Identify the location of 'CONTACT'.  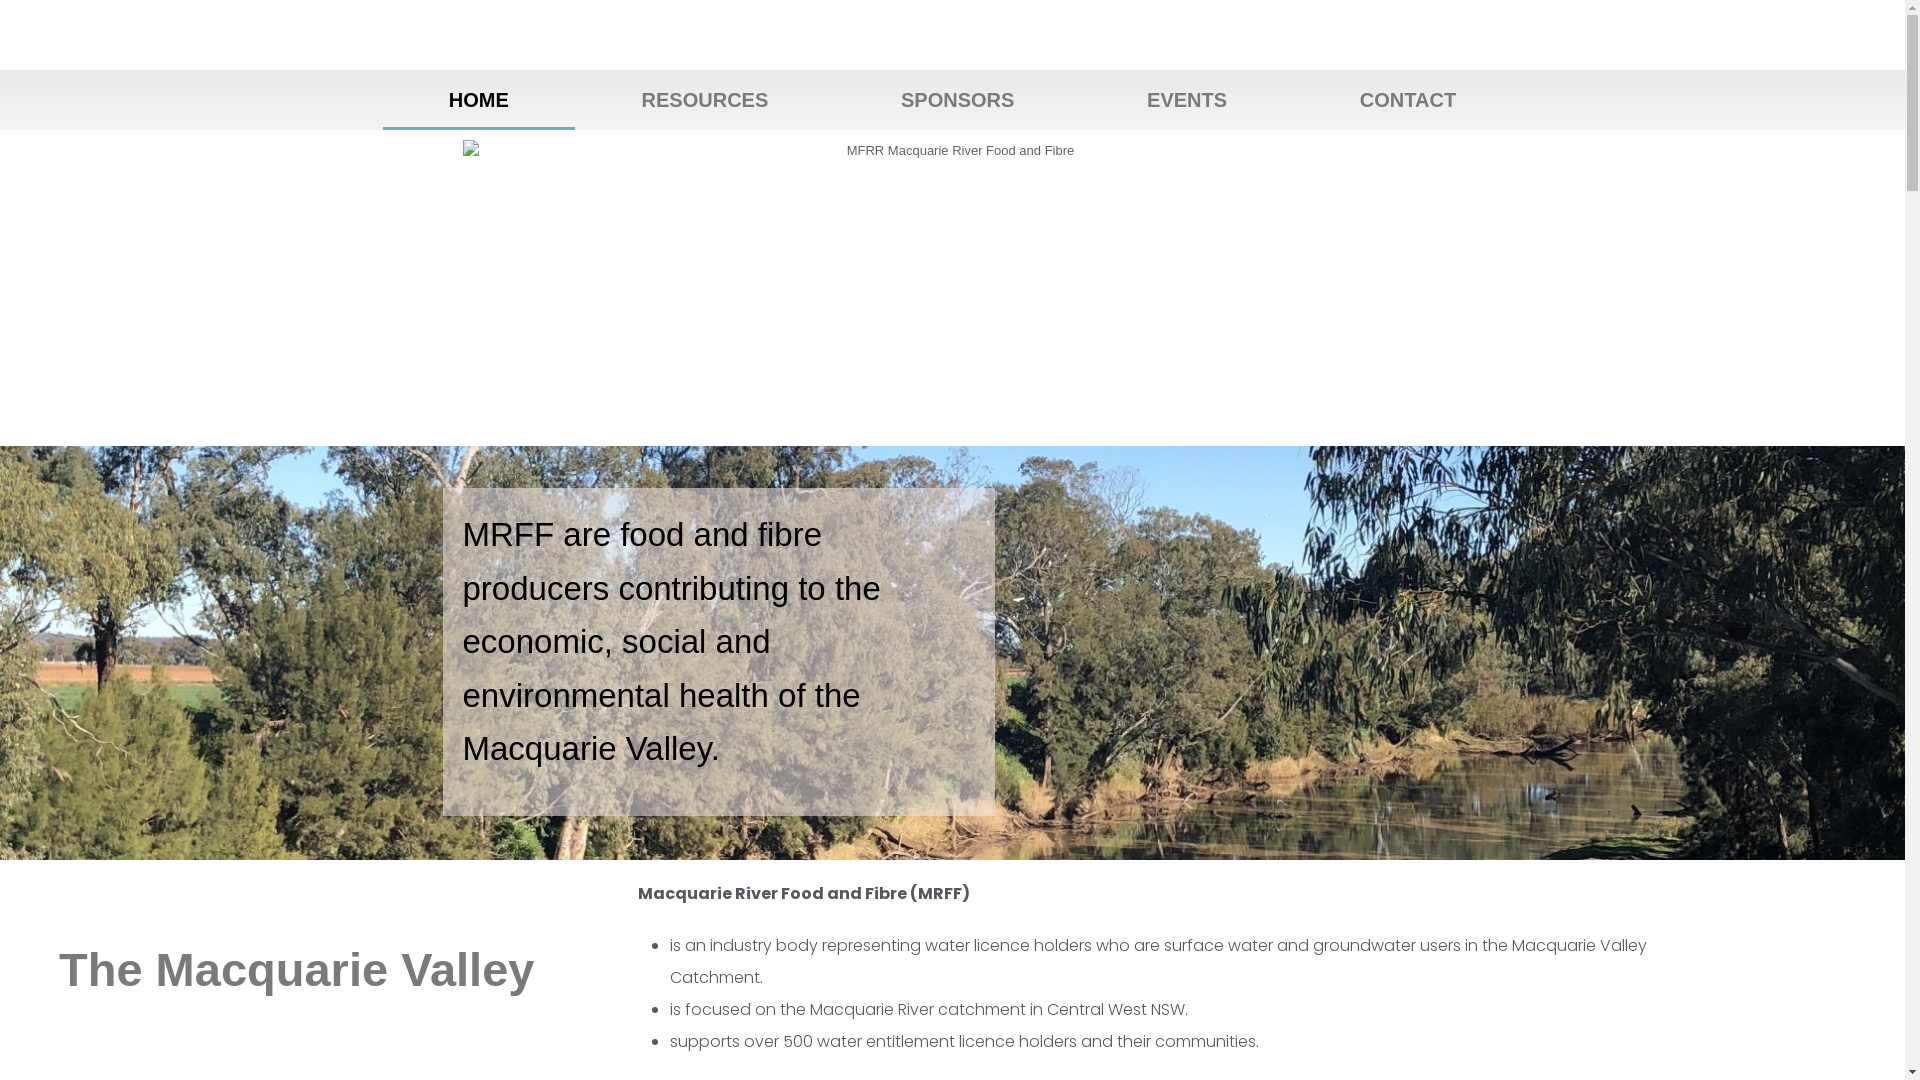
(1406, 100).